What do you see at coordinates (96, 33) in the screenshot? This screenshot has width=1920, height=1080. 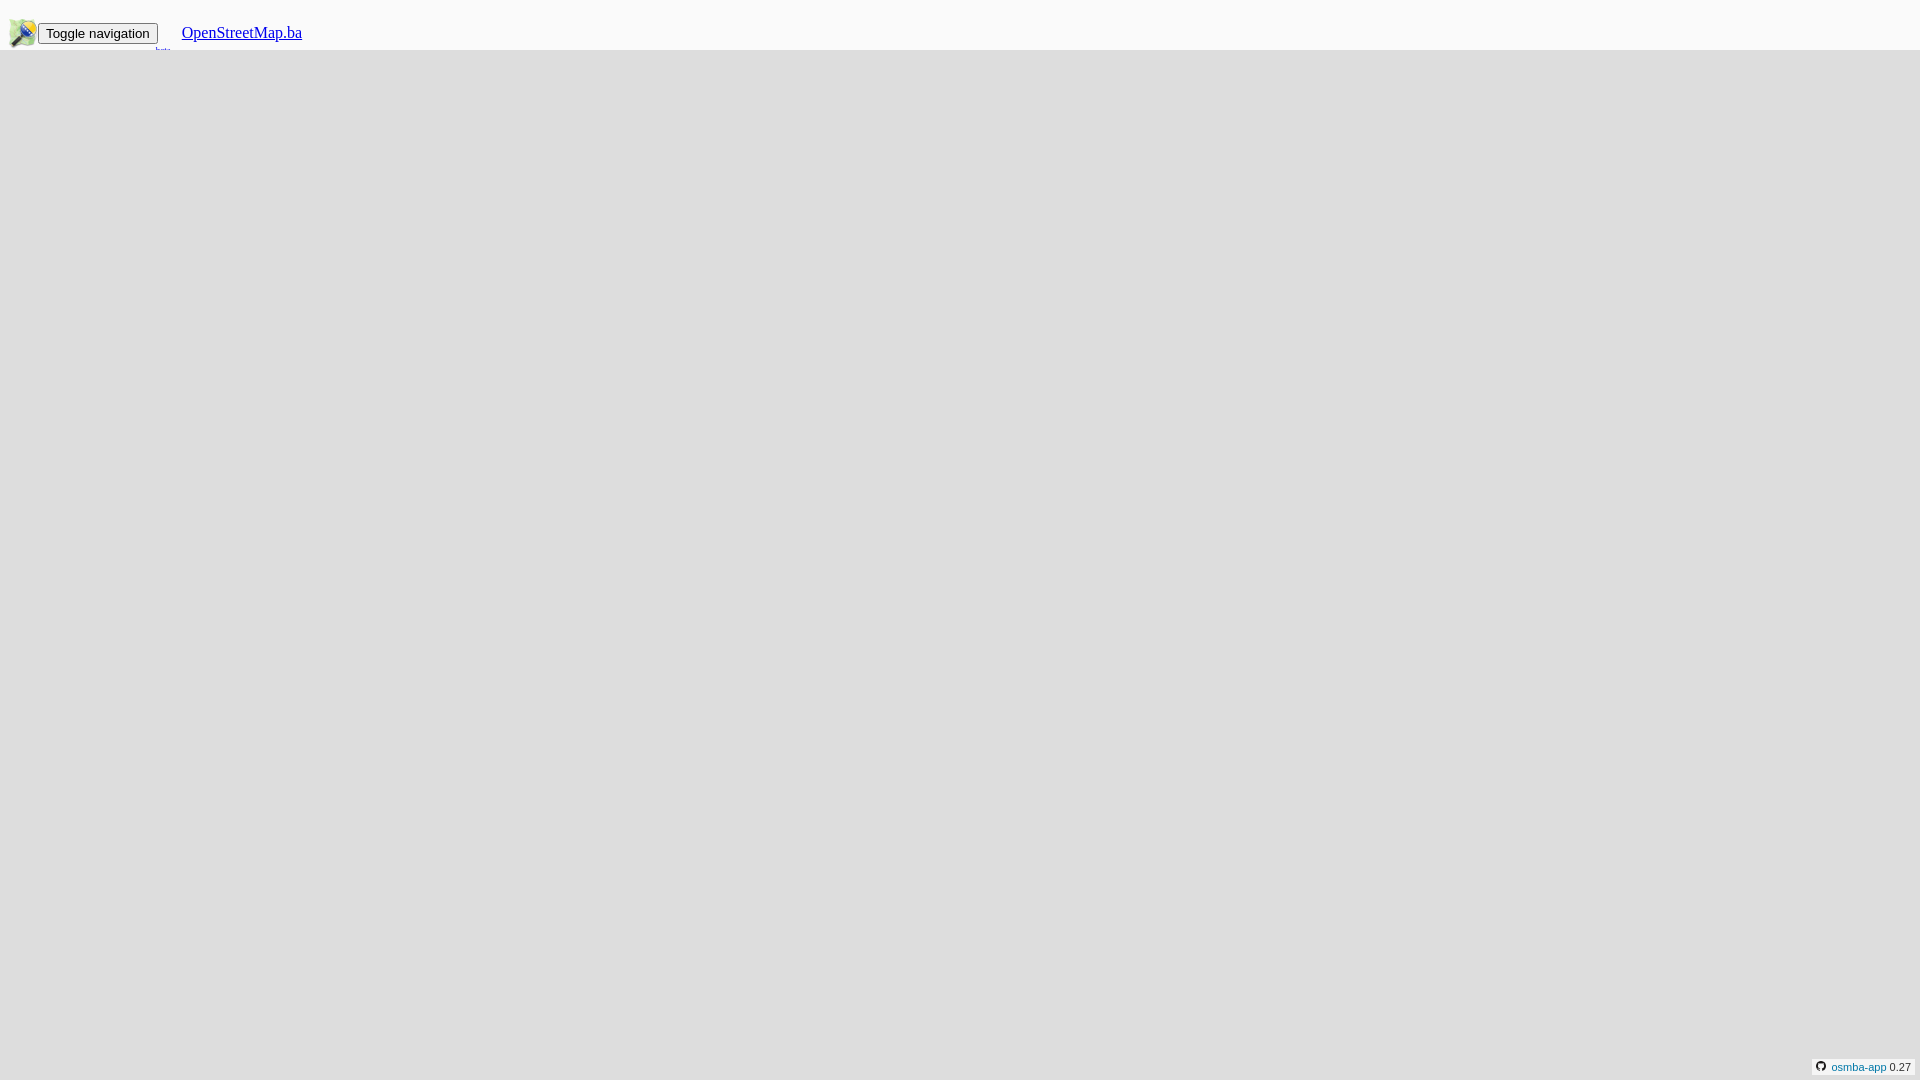 I see `'Toggle navigation'` at bounding box center [96, 33].